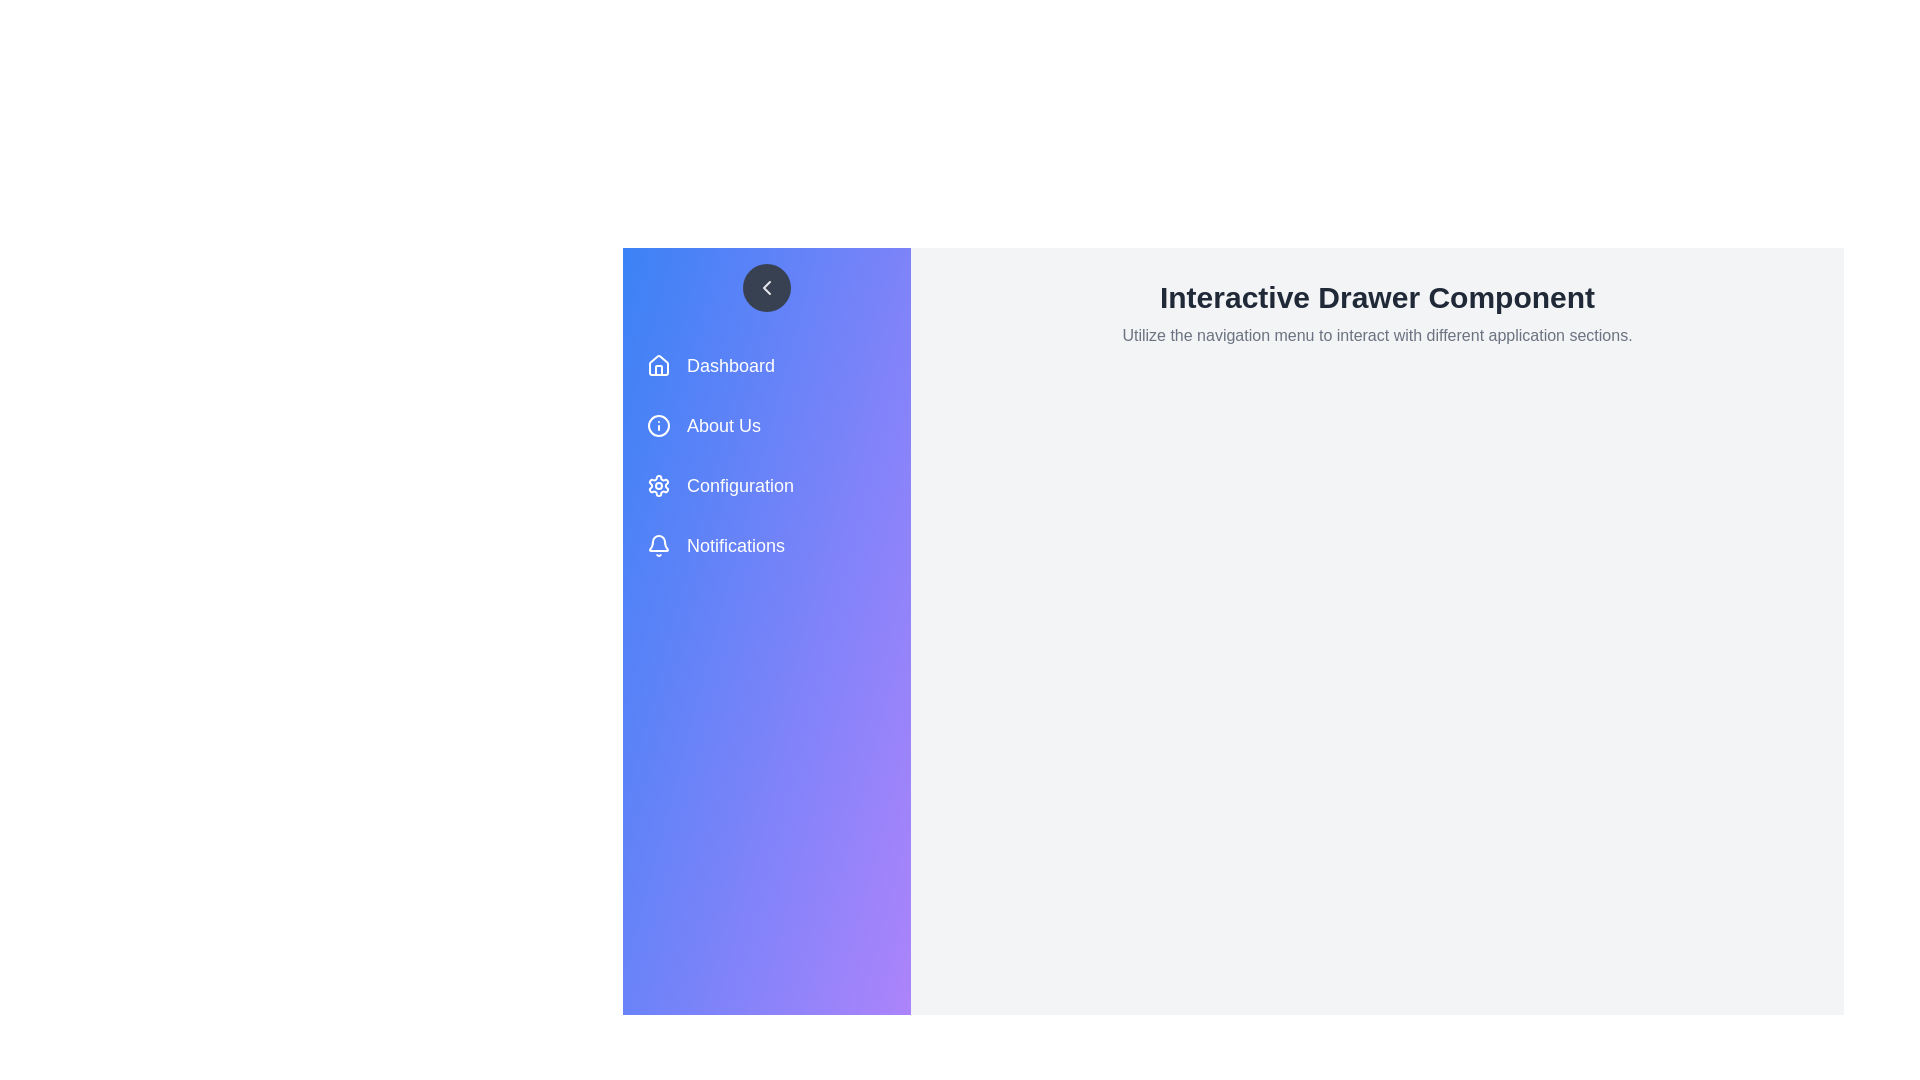 The image size is (1920, 1080). I want to click on the back or collapsing button icon located at the top left corner of the interface, above the navigation options like 'Dashboard', 'About Us', and 'Configuration', so click(766, 288).